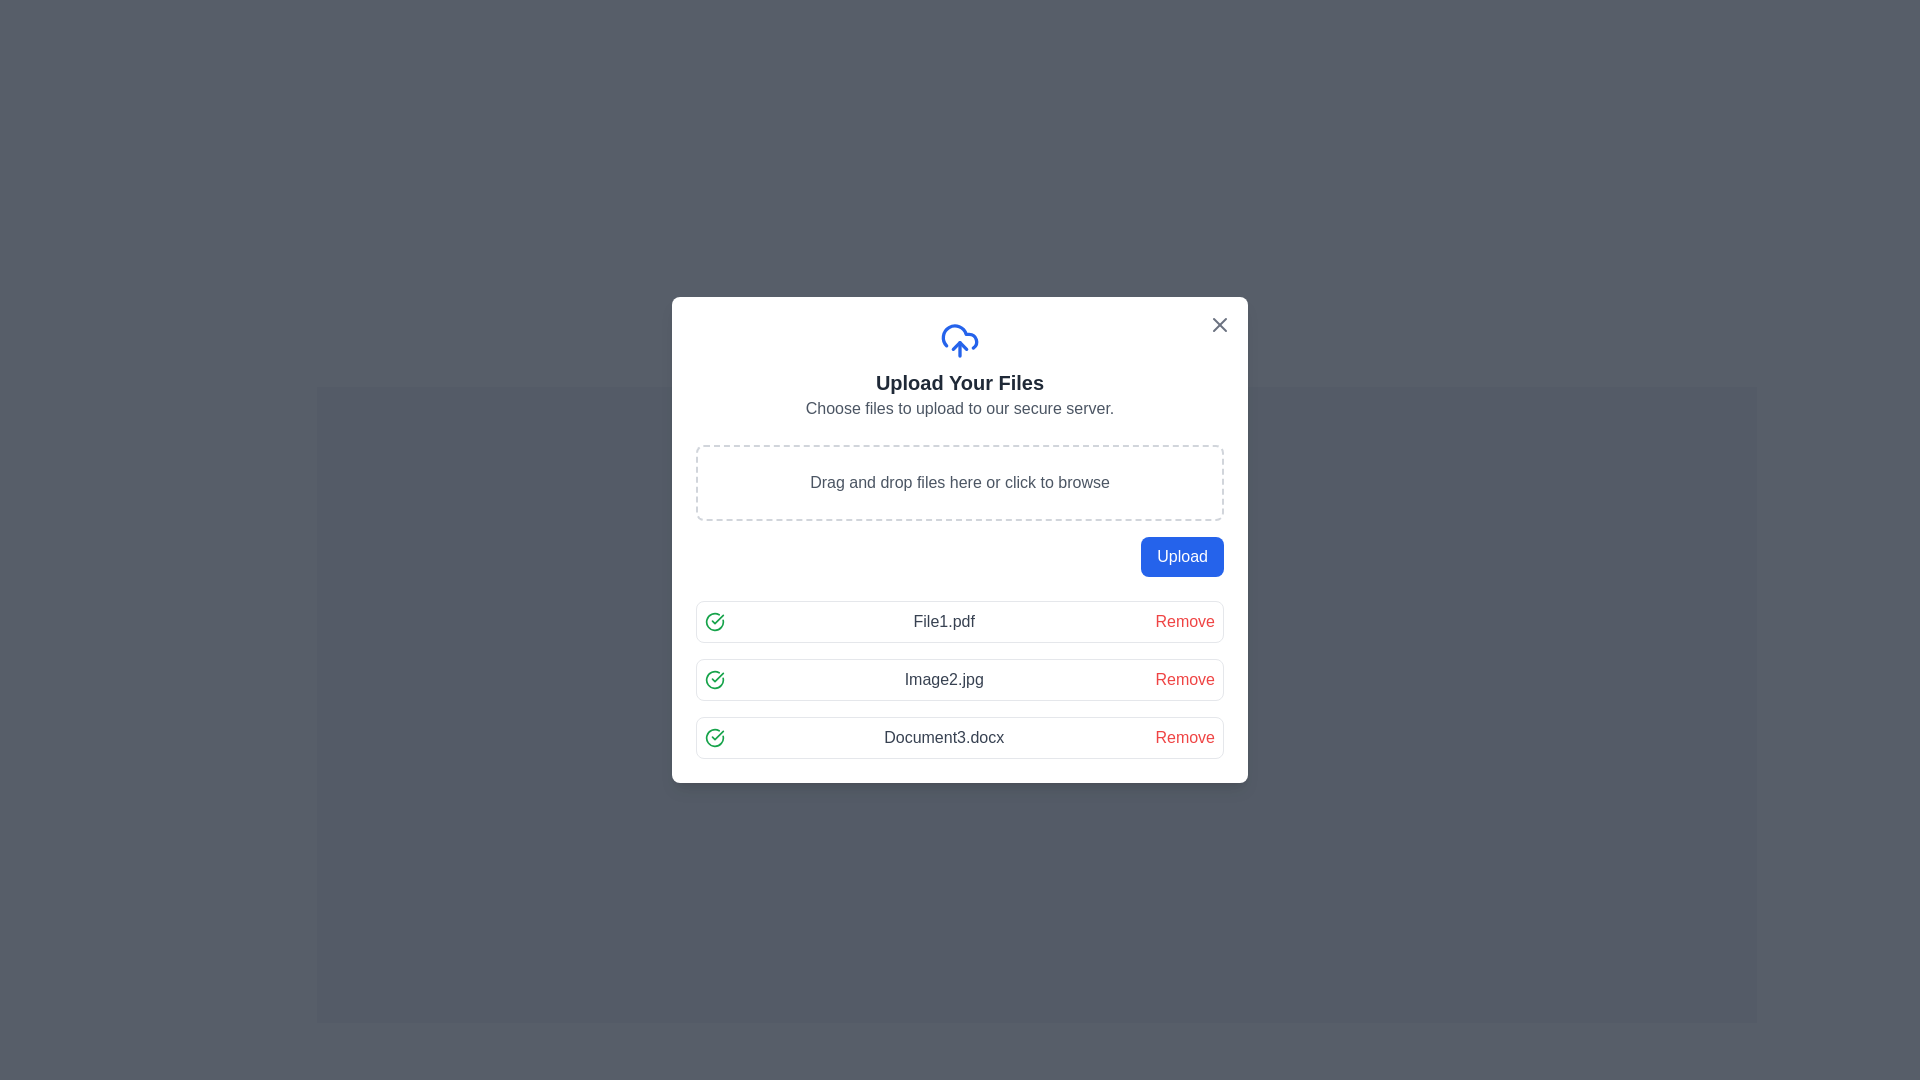 The height and width of the screenshot is (1080, 1920). Describe the element at coordinates (1185, 678) in the screenshot. I see `the 'Remove' button, which is a clickable text styled in prominent red, located in the rightmost section of the file upload list for 'Image2.jpg'` at that location.